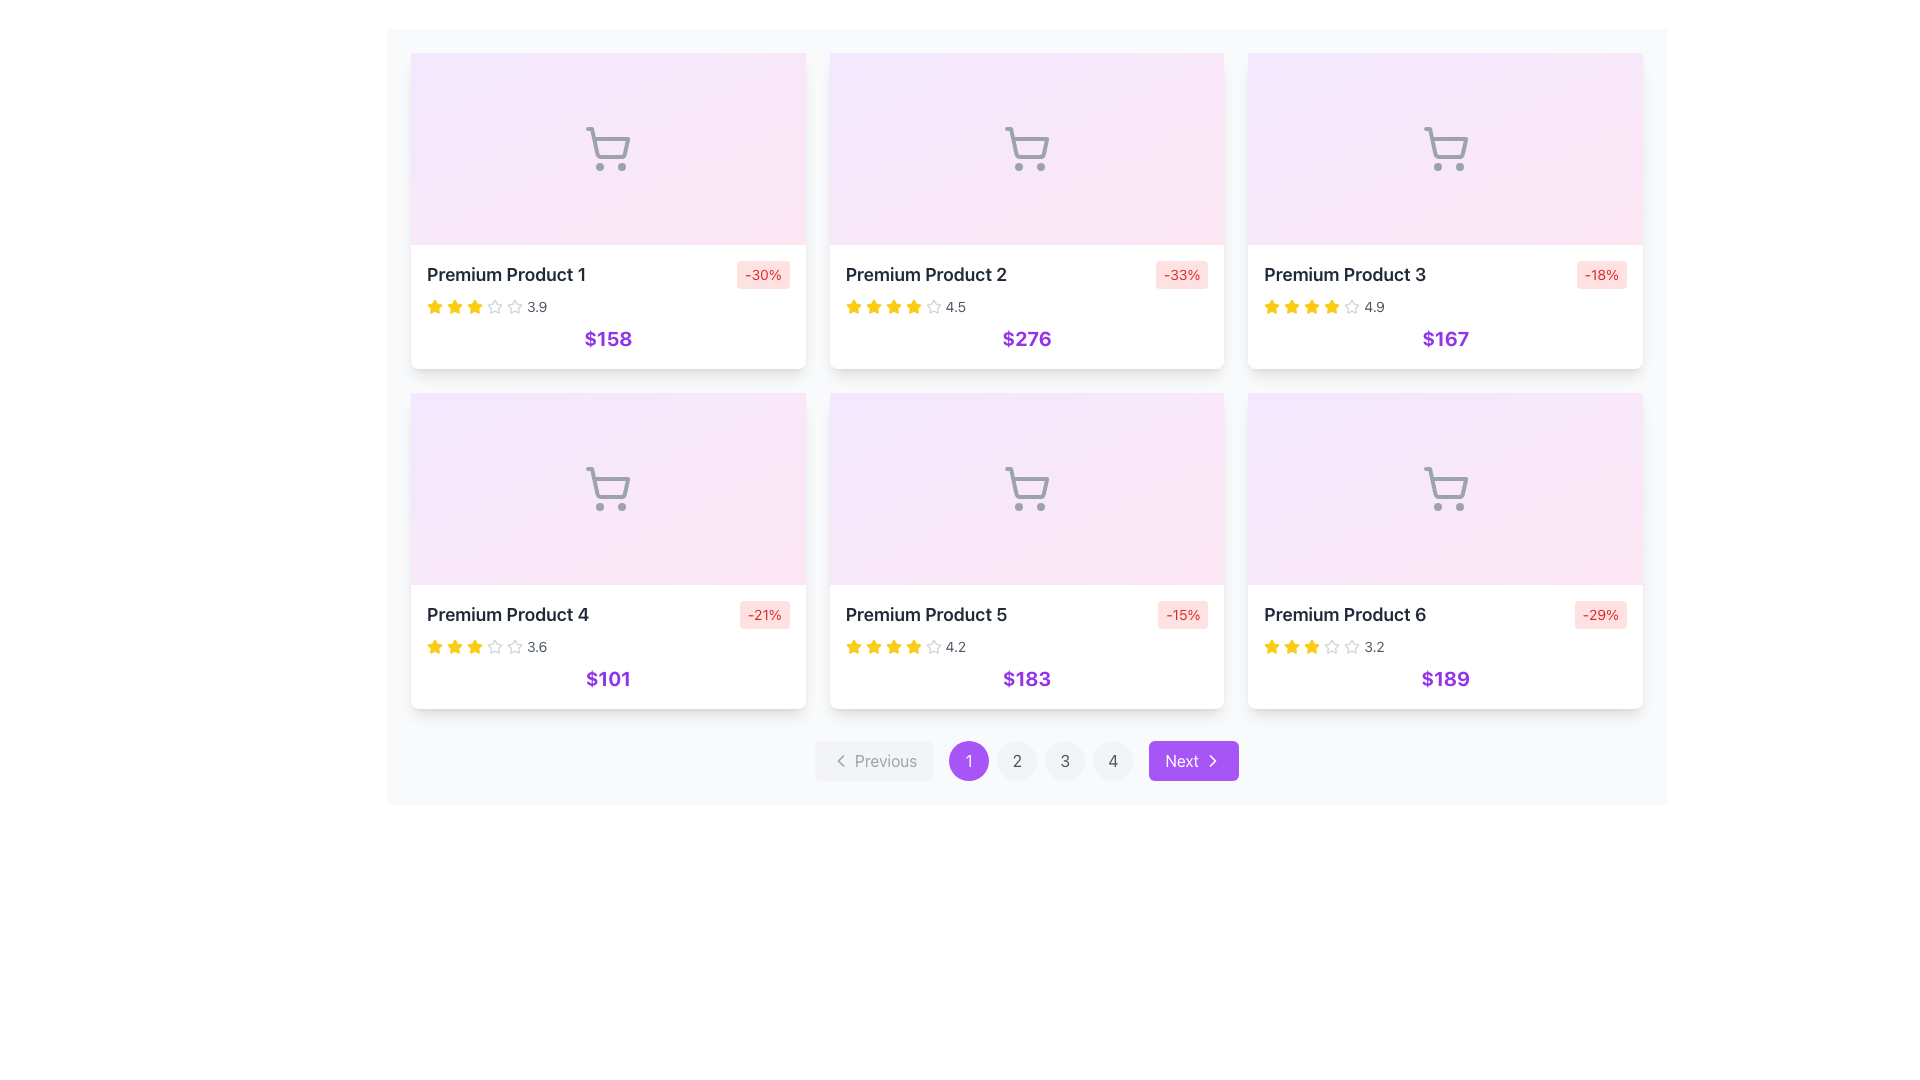  I want to click on the small rectangular label with a light red background and red text that displays '-29%' in bold, located at the top-right corner of the card for 'Premium Product 6', so click(1600, 613).